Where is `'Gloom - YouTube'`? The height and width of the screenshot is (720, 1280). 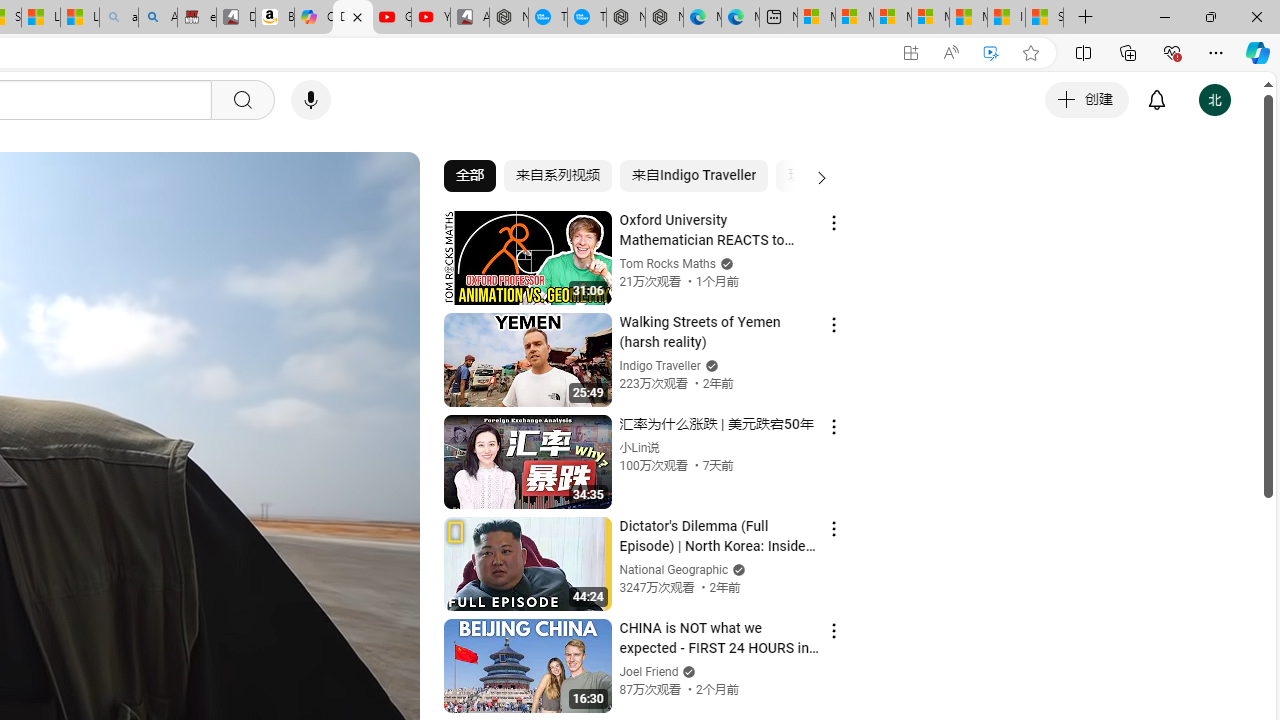
'Gloom - YouTube' is located at coordinates (391, 17).